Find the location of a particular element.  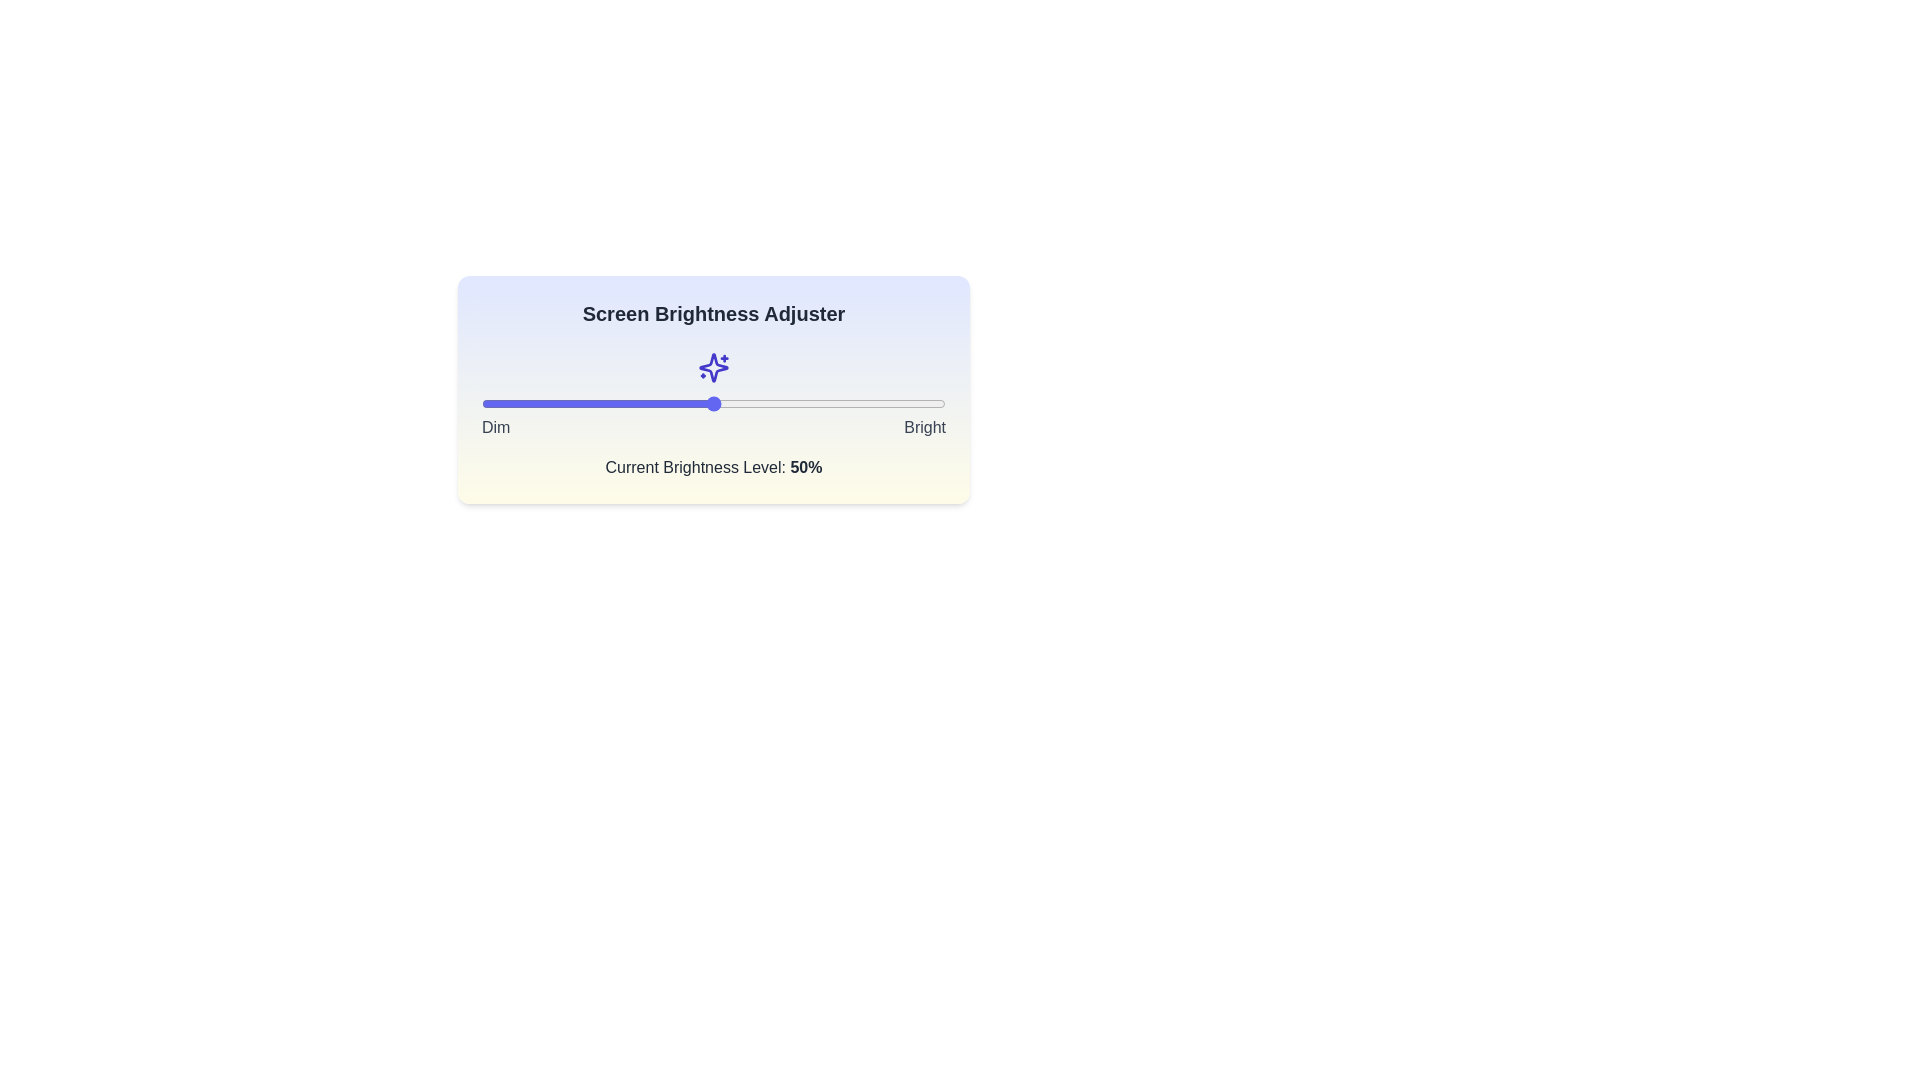

the brightness slider to 92% to observe the icon change is located at coordinates (907, 404).